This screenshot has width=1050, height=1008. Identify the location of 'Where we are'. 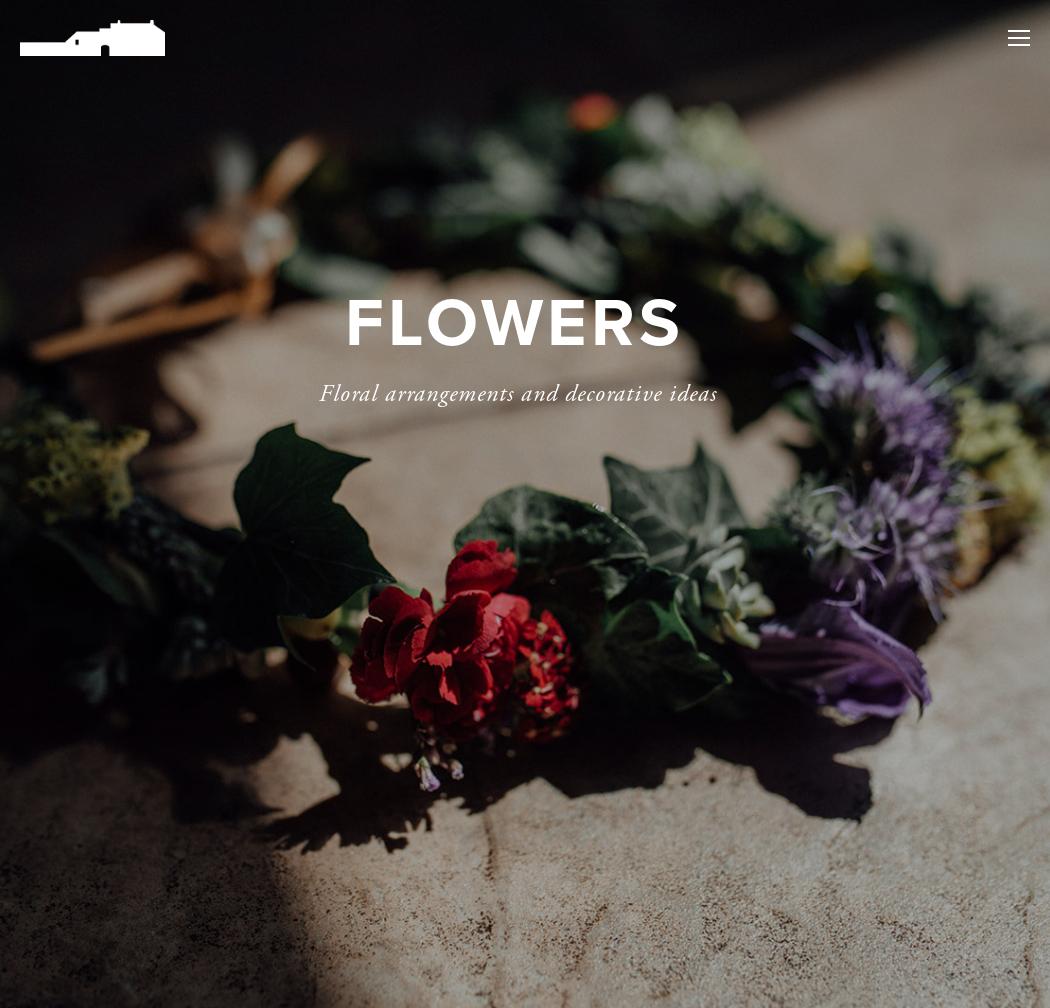
(898, 169).